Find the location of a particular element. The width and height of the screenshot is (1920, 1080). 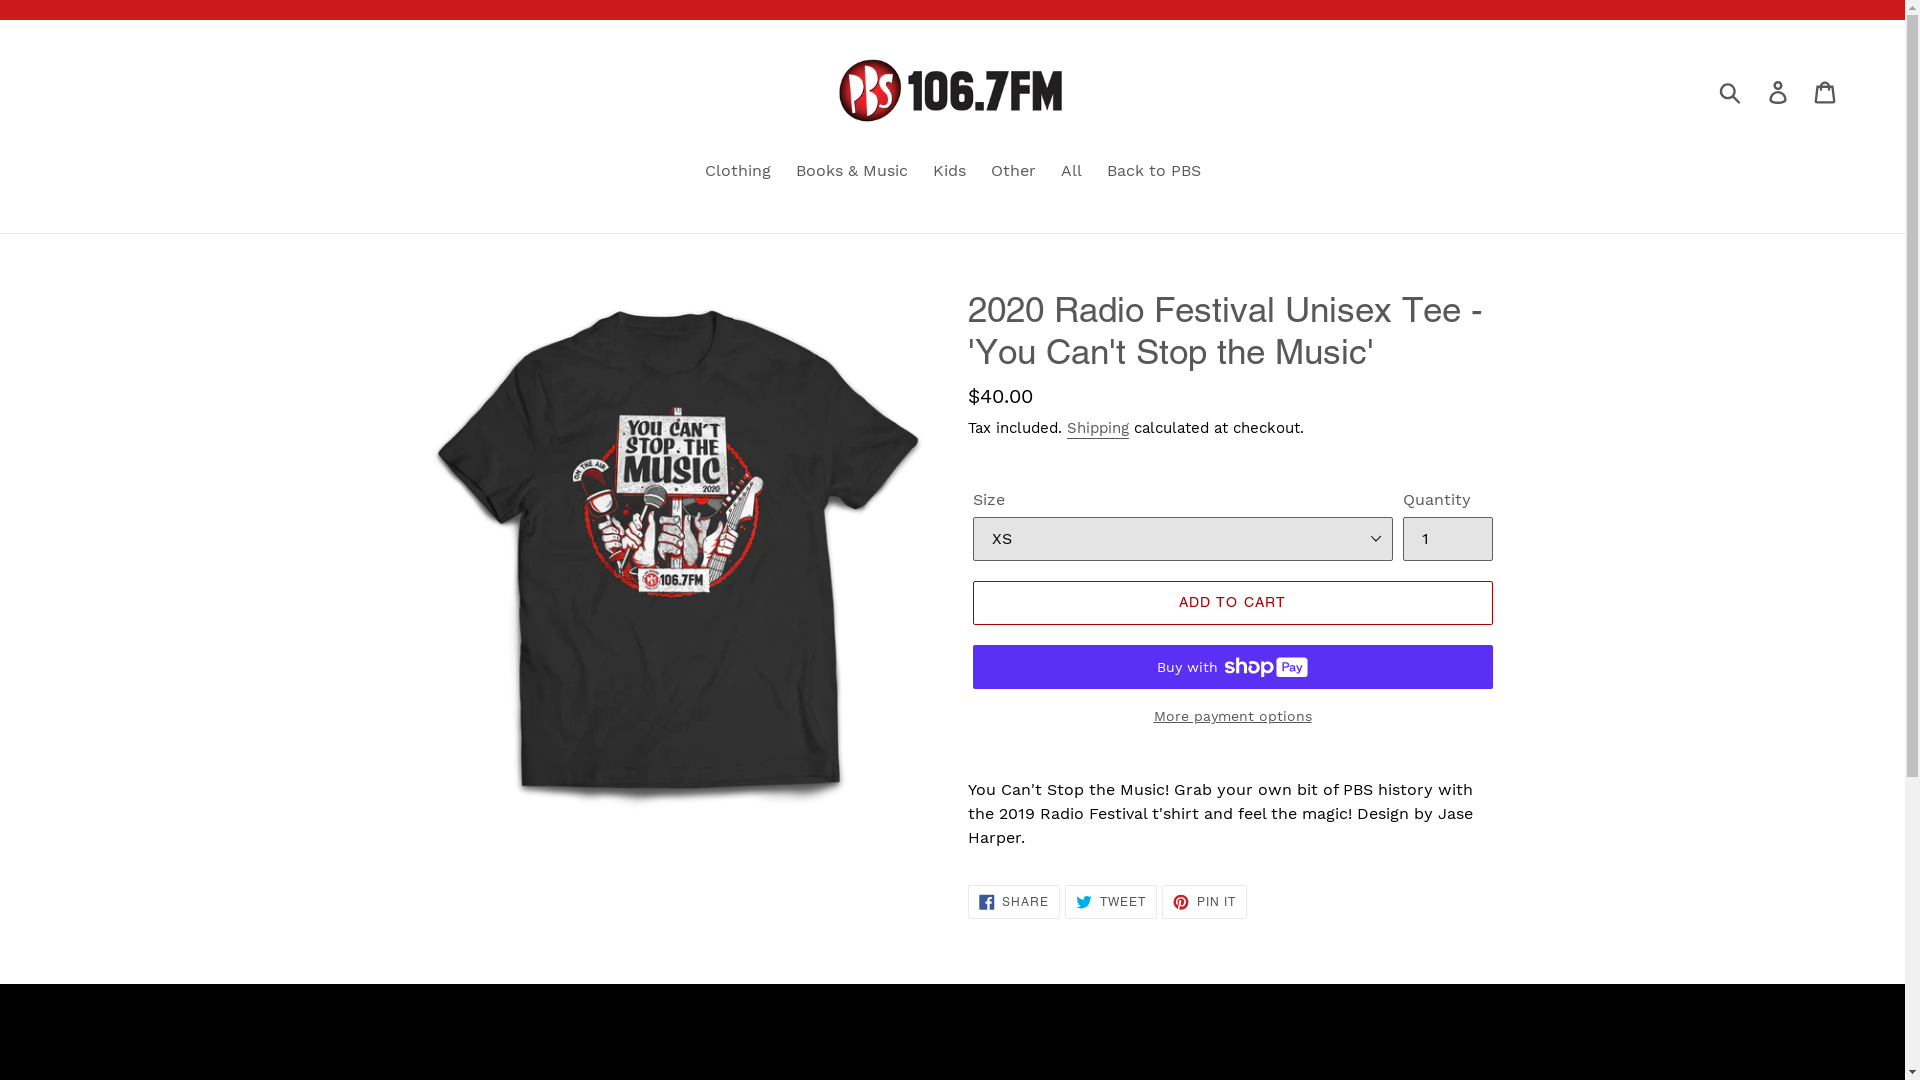

'SHARE is located at coordinates (1014, 902).